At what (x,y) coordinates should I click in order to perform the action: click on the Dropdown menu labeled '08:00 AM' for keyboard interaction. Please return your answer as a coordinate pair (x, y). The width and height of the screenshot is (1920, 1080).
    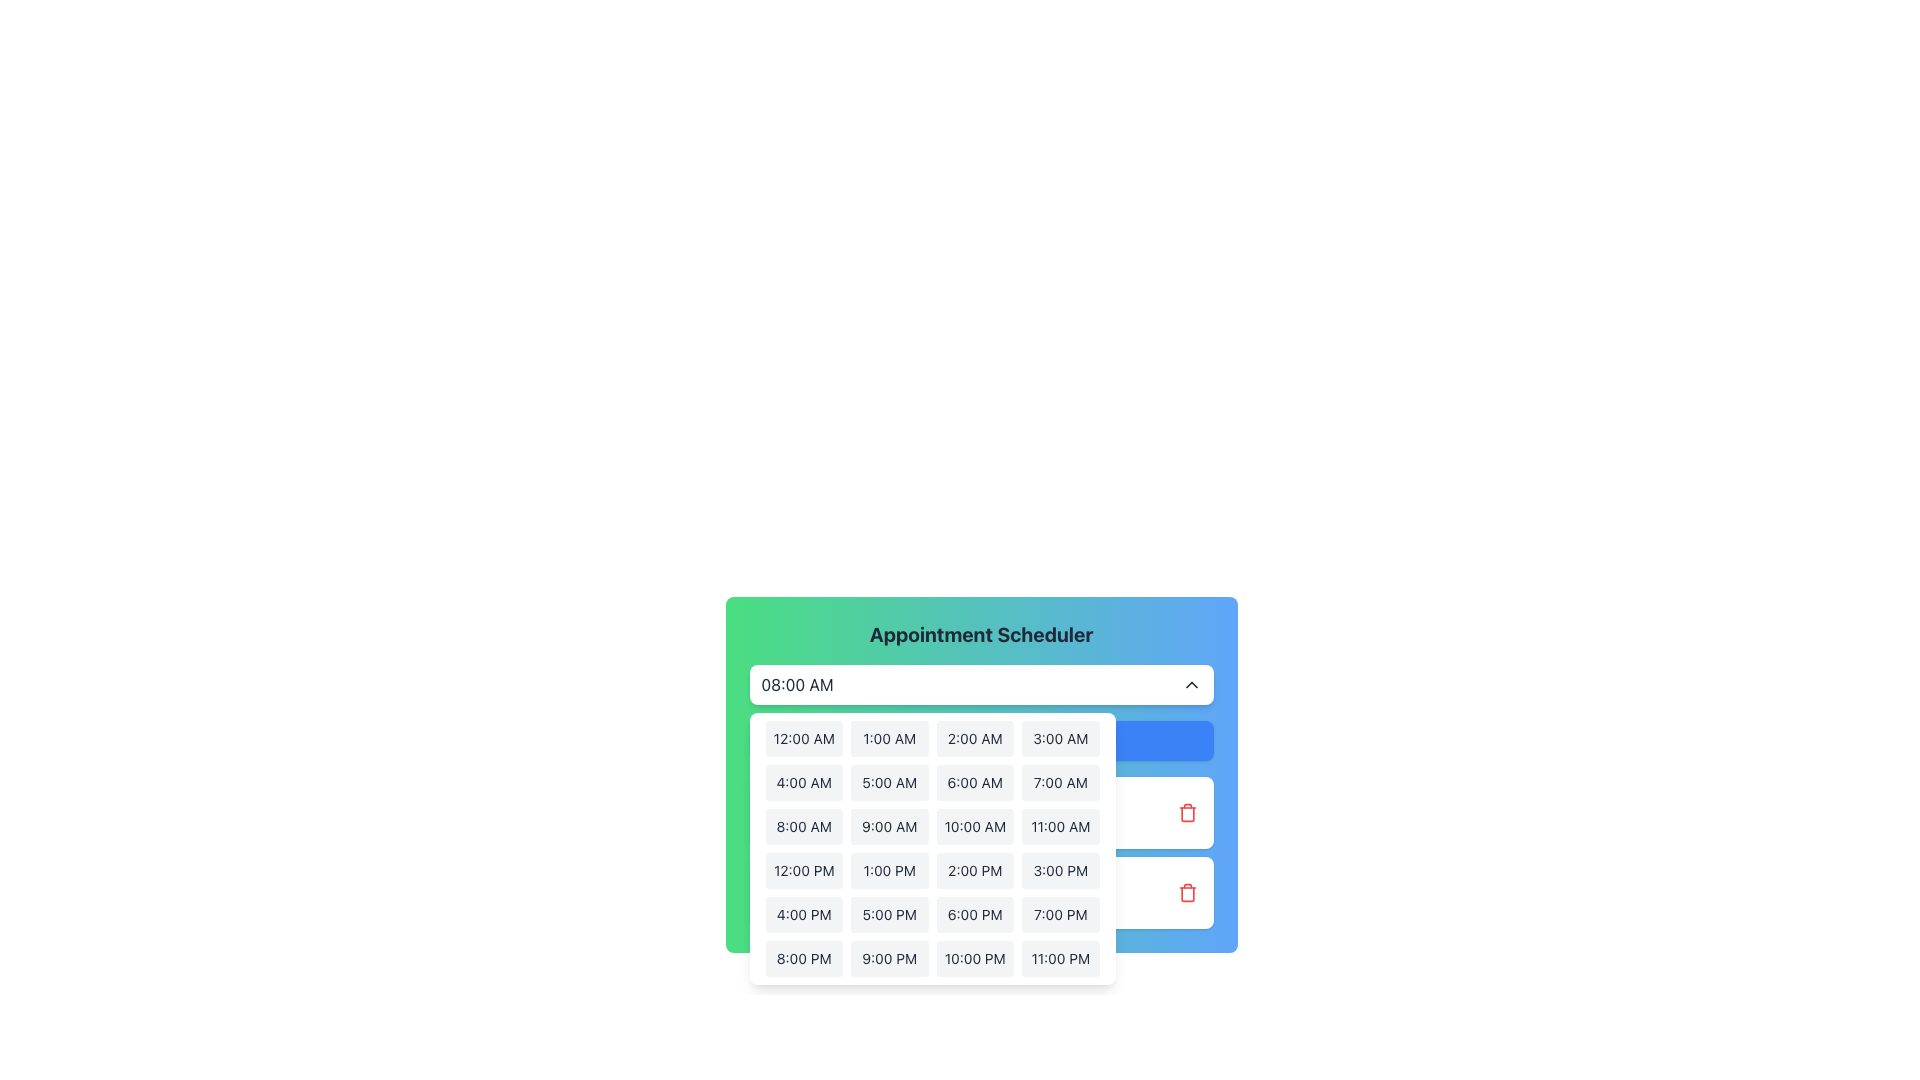
    Looking at the image, I should click on (981, 684).